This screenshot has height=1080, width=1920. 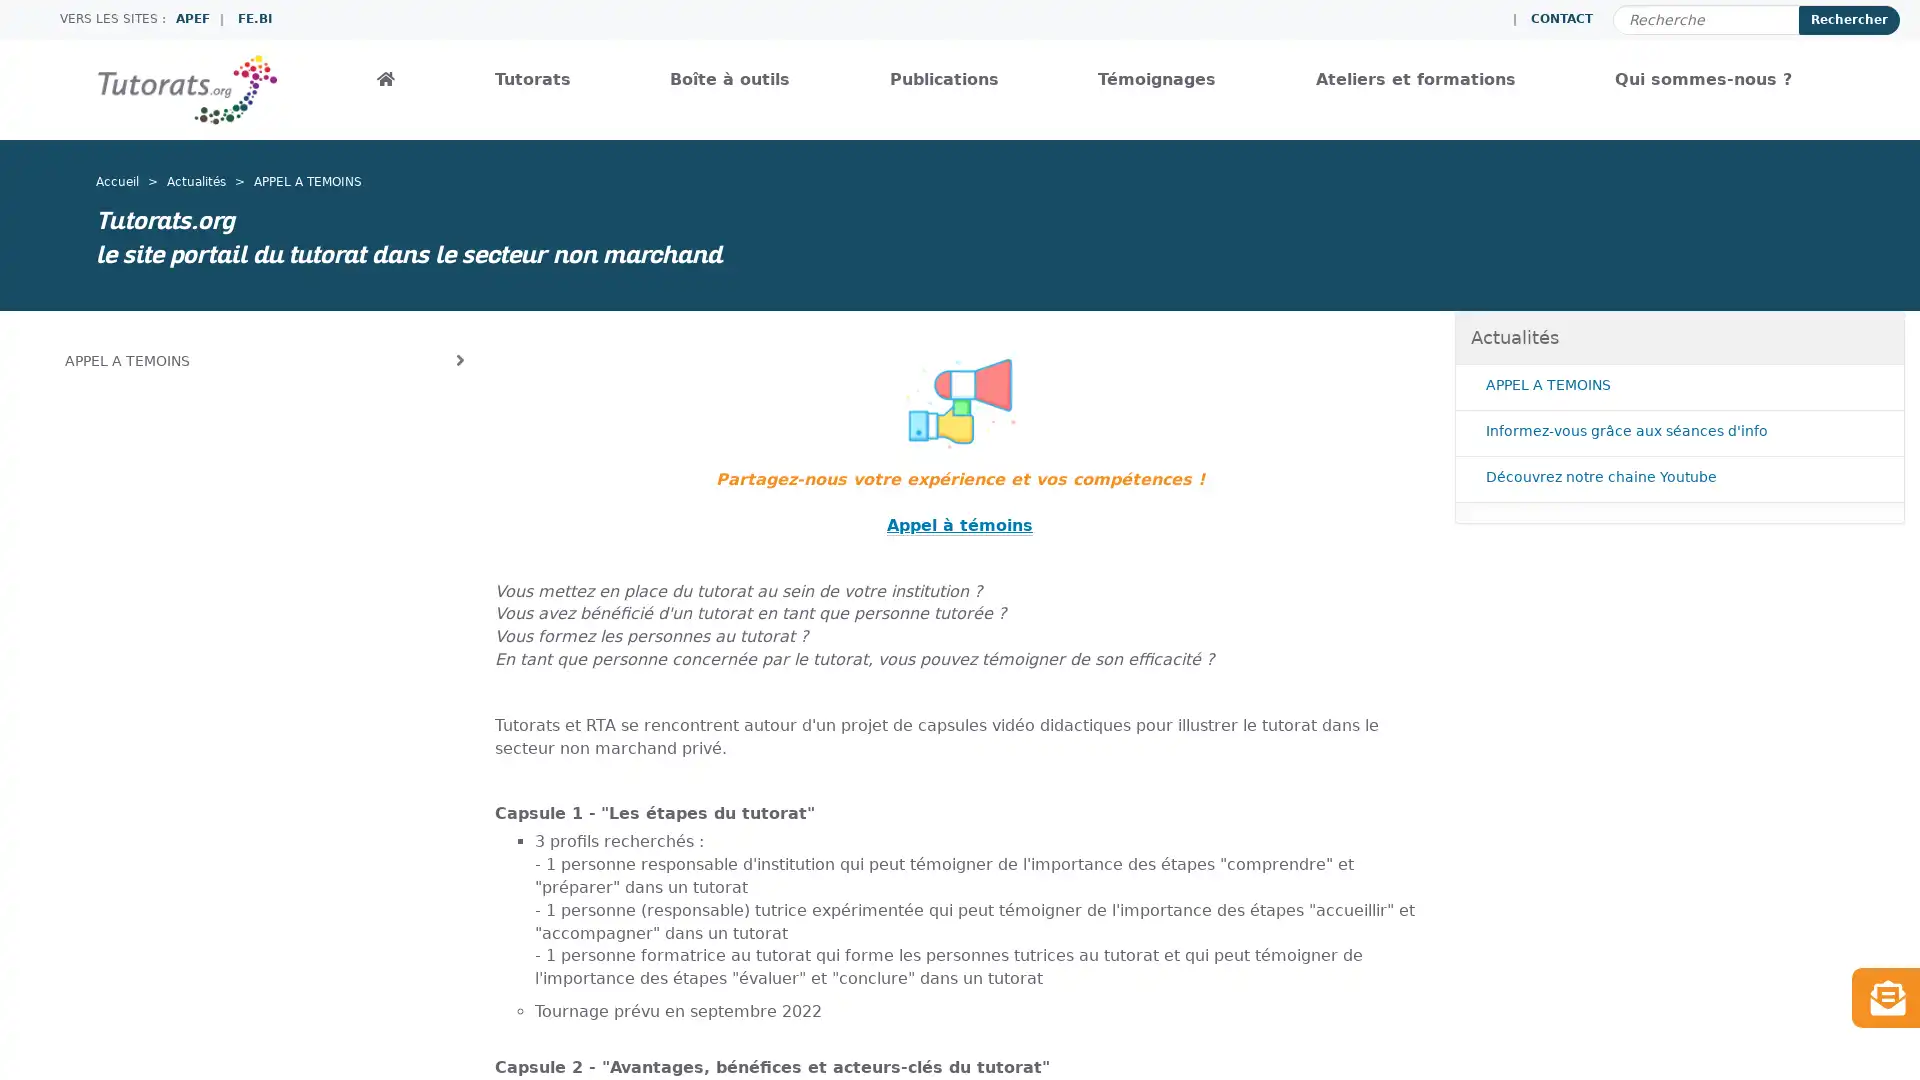 What do you see at coordinates (1848, 19) in the screenshot?
I see `Rechercher` at bounding box center [1848, 19].